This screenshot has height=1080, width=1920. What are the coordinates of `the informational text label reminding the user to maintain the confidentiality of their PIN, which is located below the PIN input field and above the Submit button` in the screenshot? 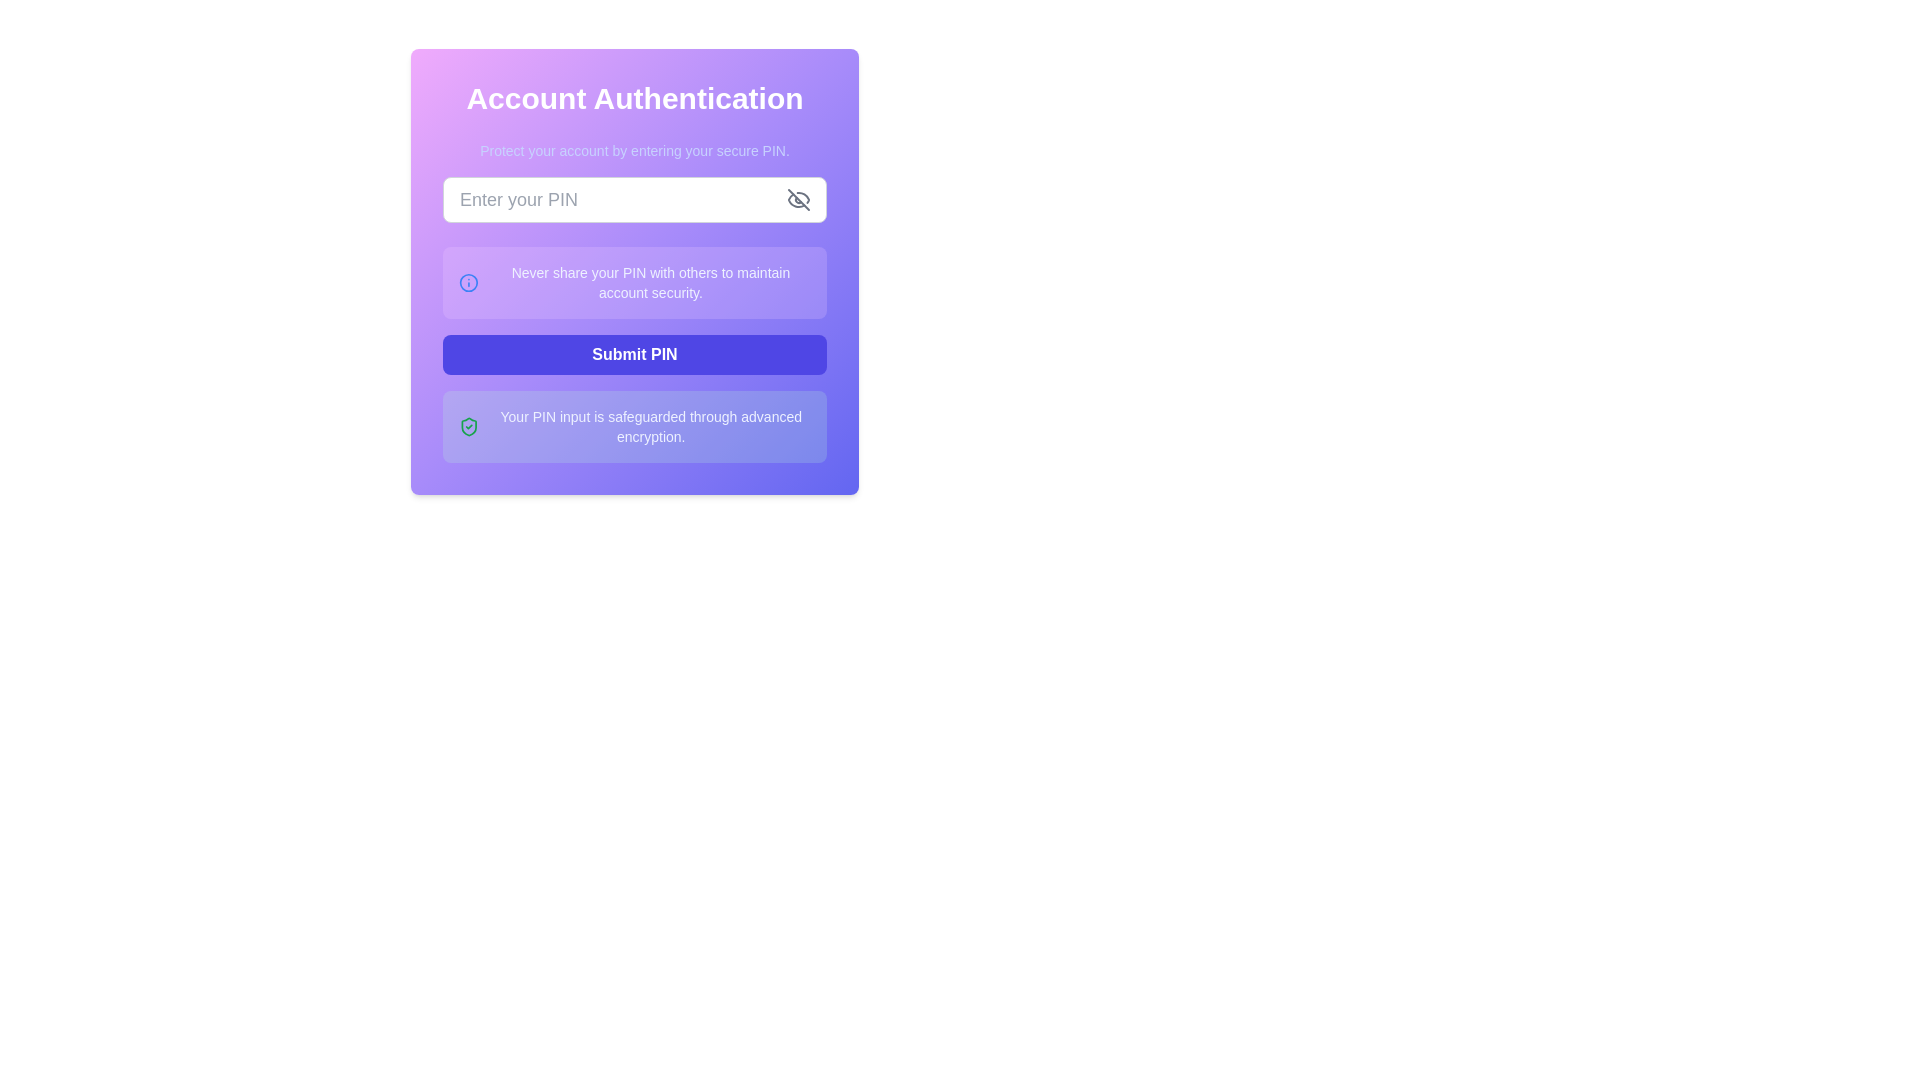 It's located at (650, 282).